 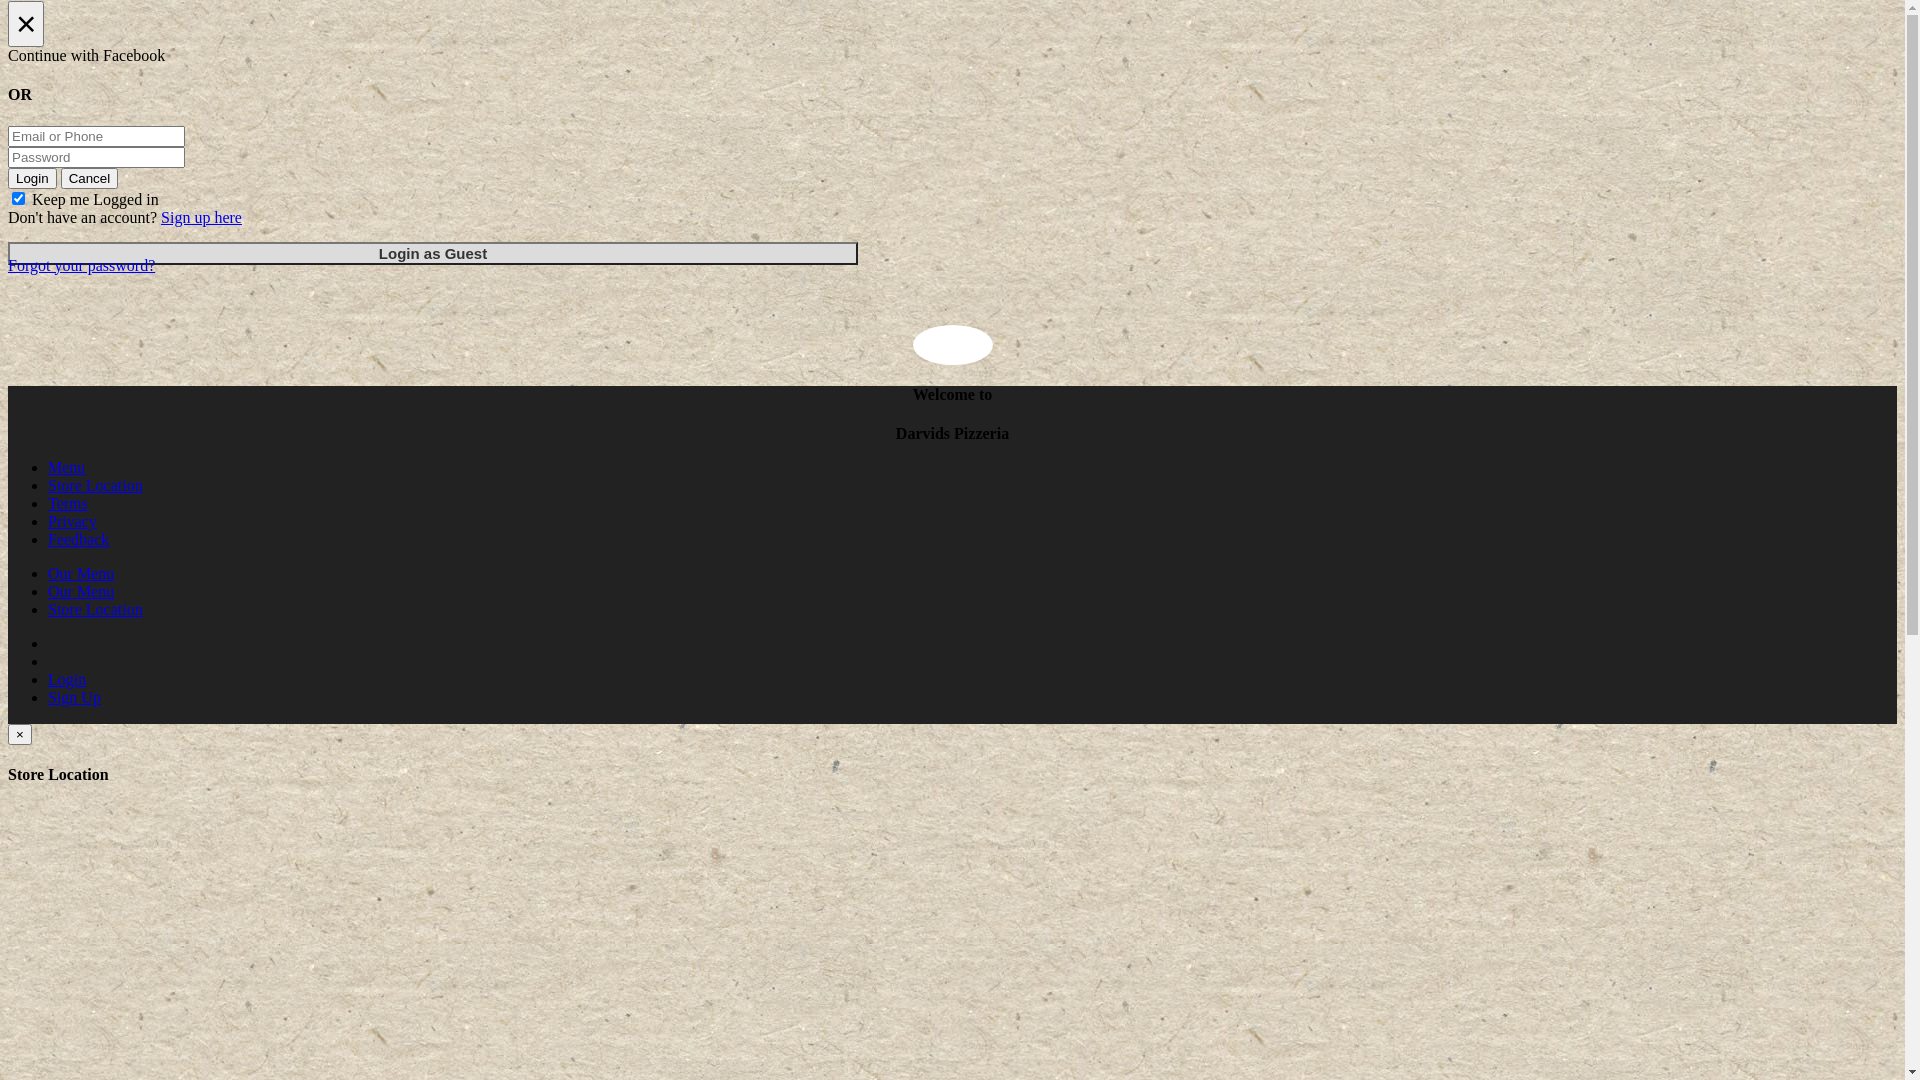 What do you see at coordinates (67, 502) in the screenshot?
I see `'Terms'` at bounding box center [67, 502].